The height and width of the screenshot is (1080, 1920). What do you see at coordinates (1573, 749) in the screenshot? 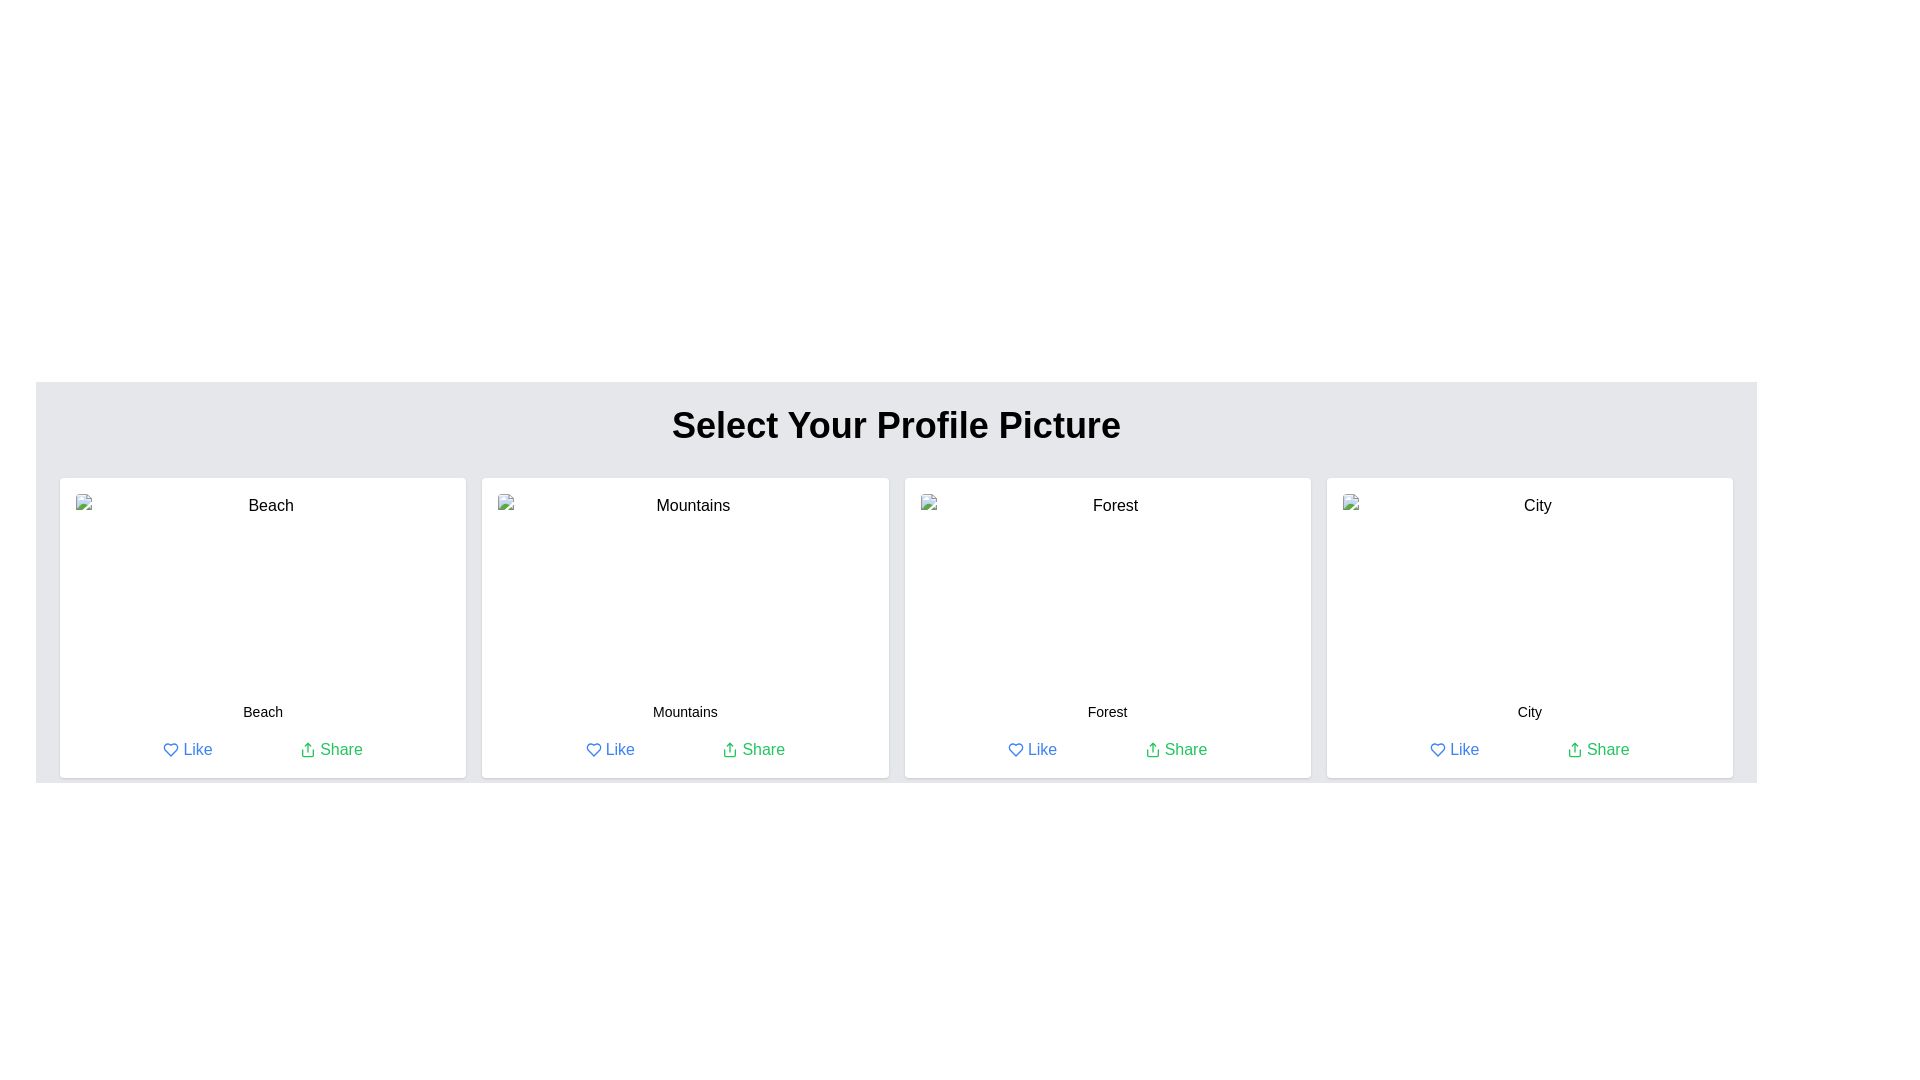
I see `the Share icon located within the Share button of the fourth item in a horizontally arranged grid of options, positioned to the right of the Like icon` at bounding box center [1573, 749].